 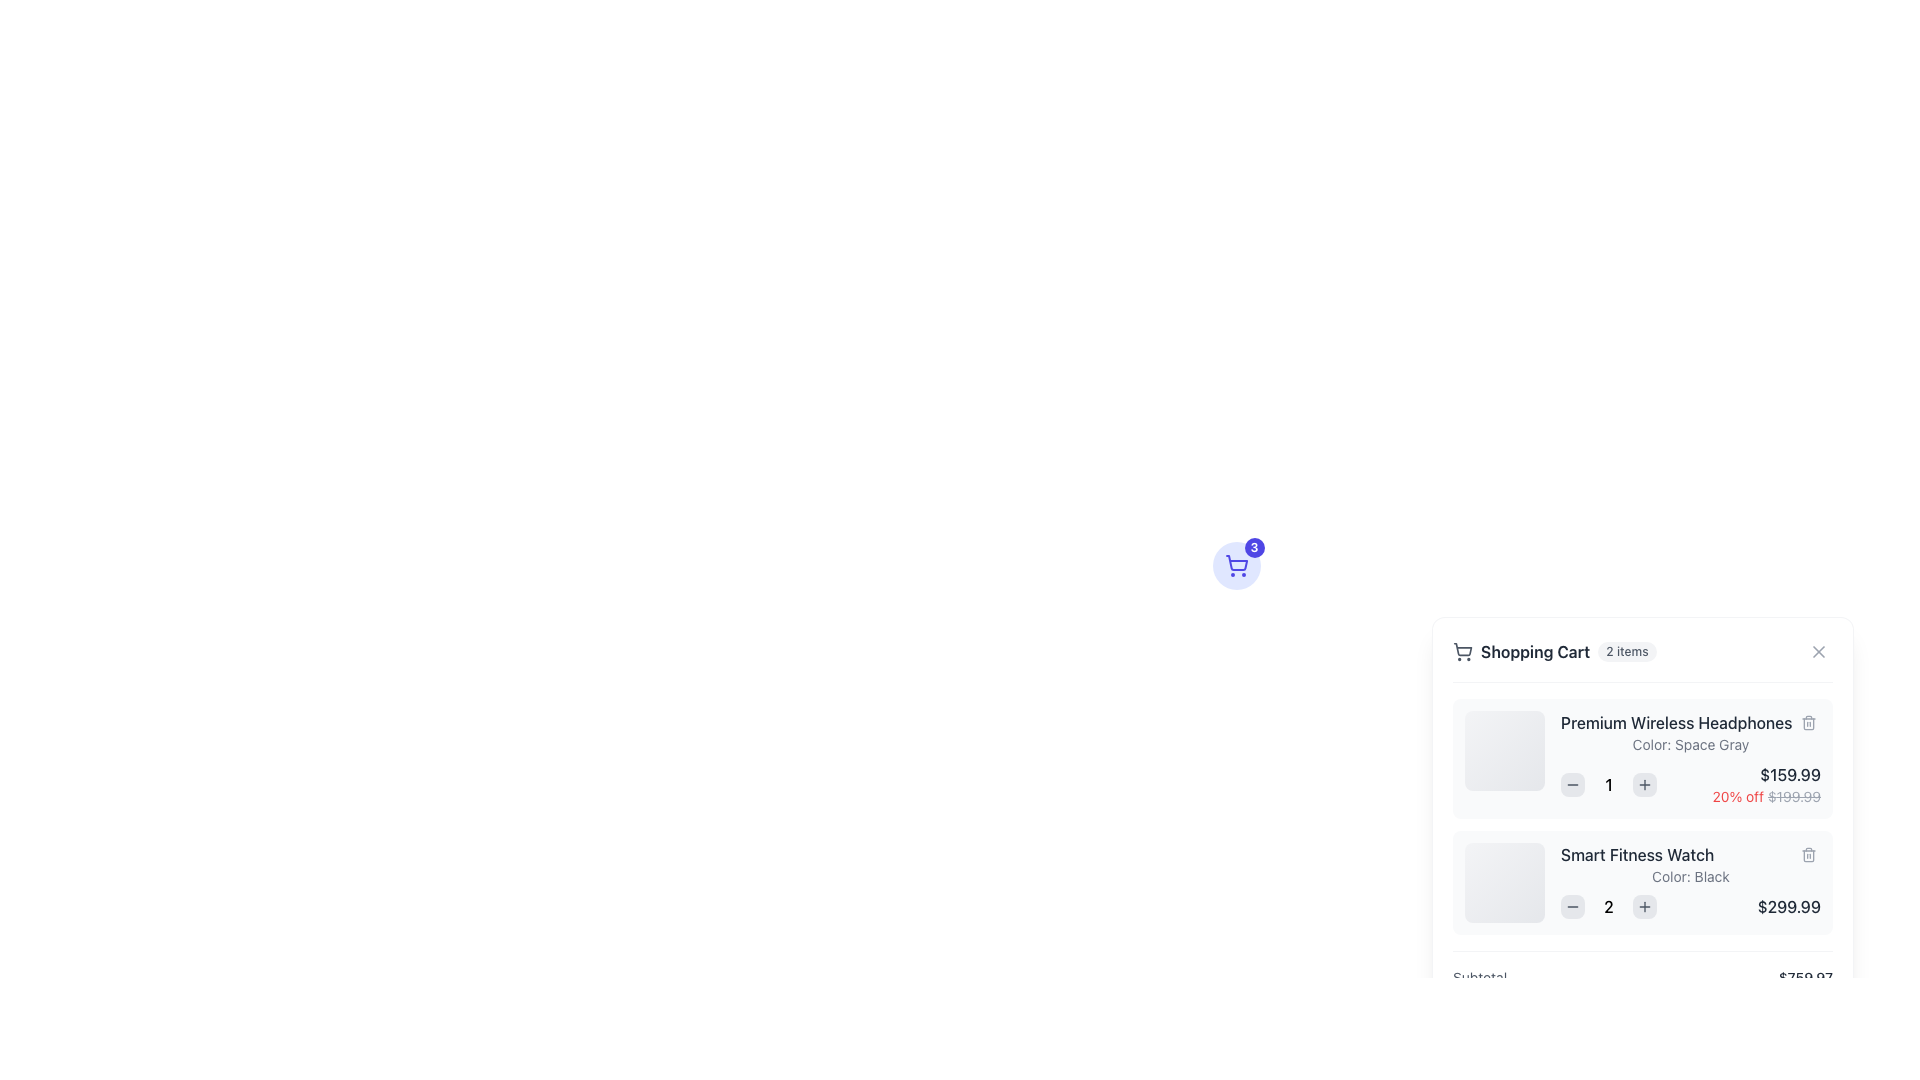 I want to click on the text label displaying the current price of 'Premium Wireless Headphones' in the shopping cart, located beneath the product description and quantity controls, to the left of the discount percentage and above the original price, so click(x=1766, y=774).